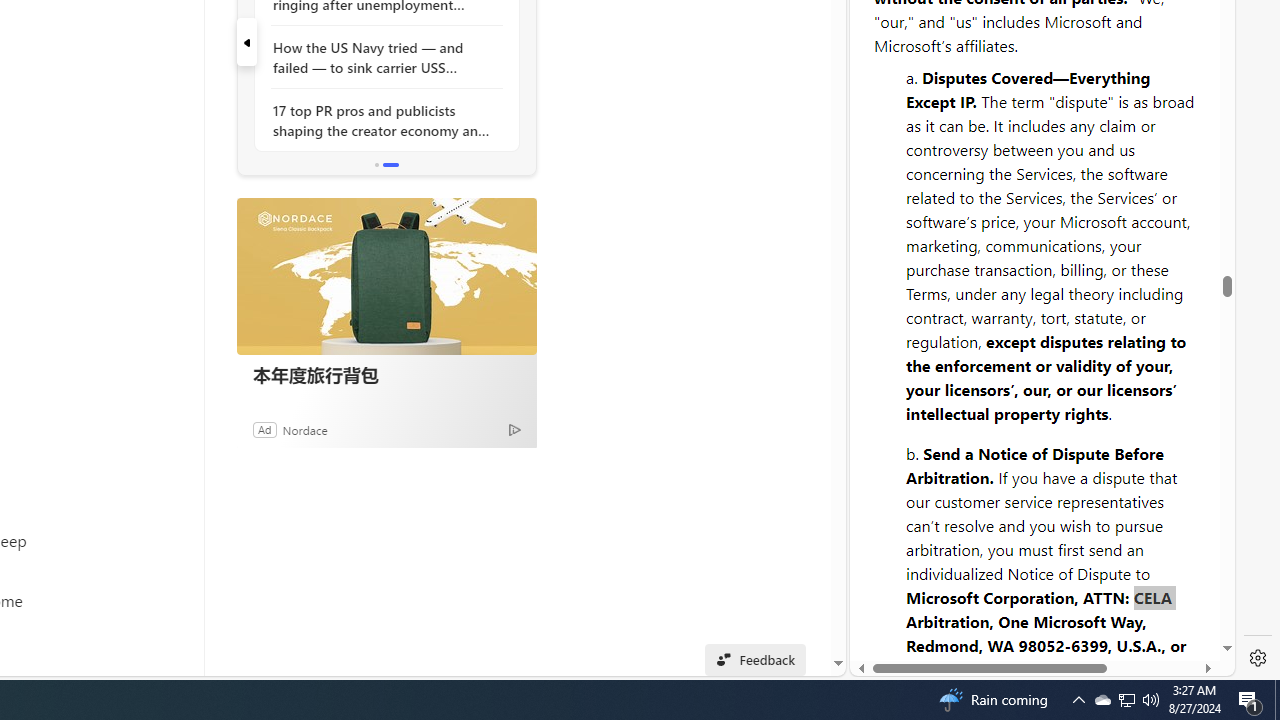  What do you see at coordinates (514, 428) in the screenshot?
I see `'Ad Choice'` at bounding box center [514, 428].